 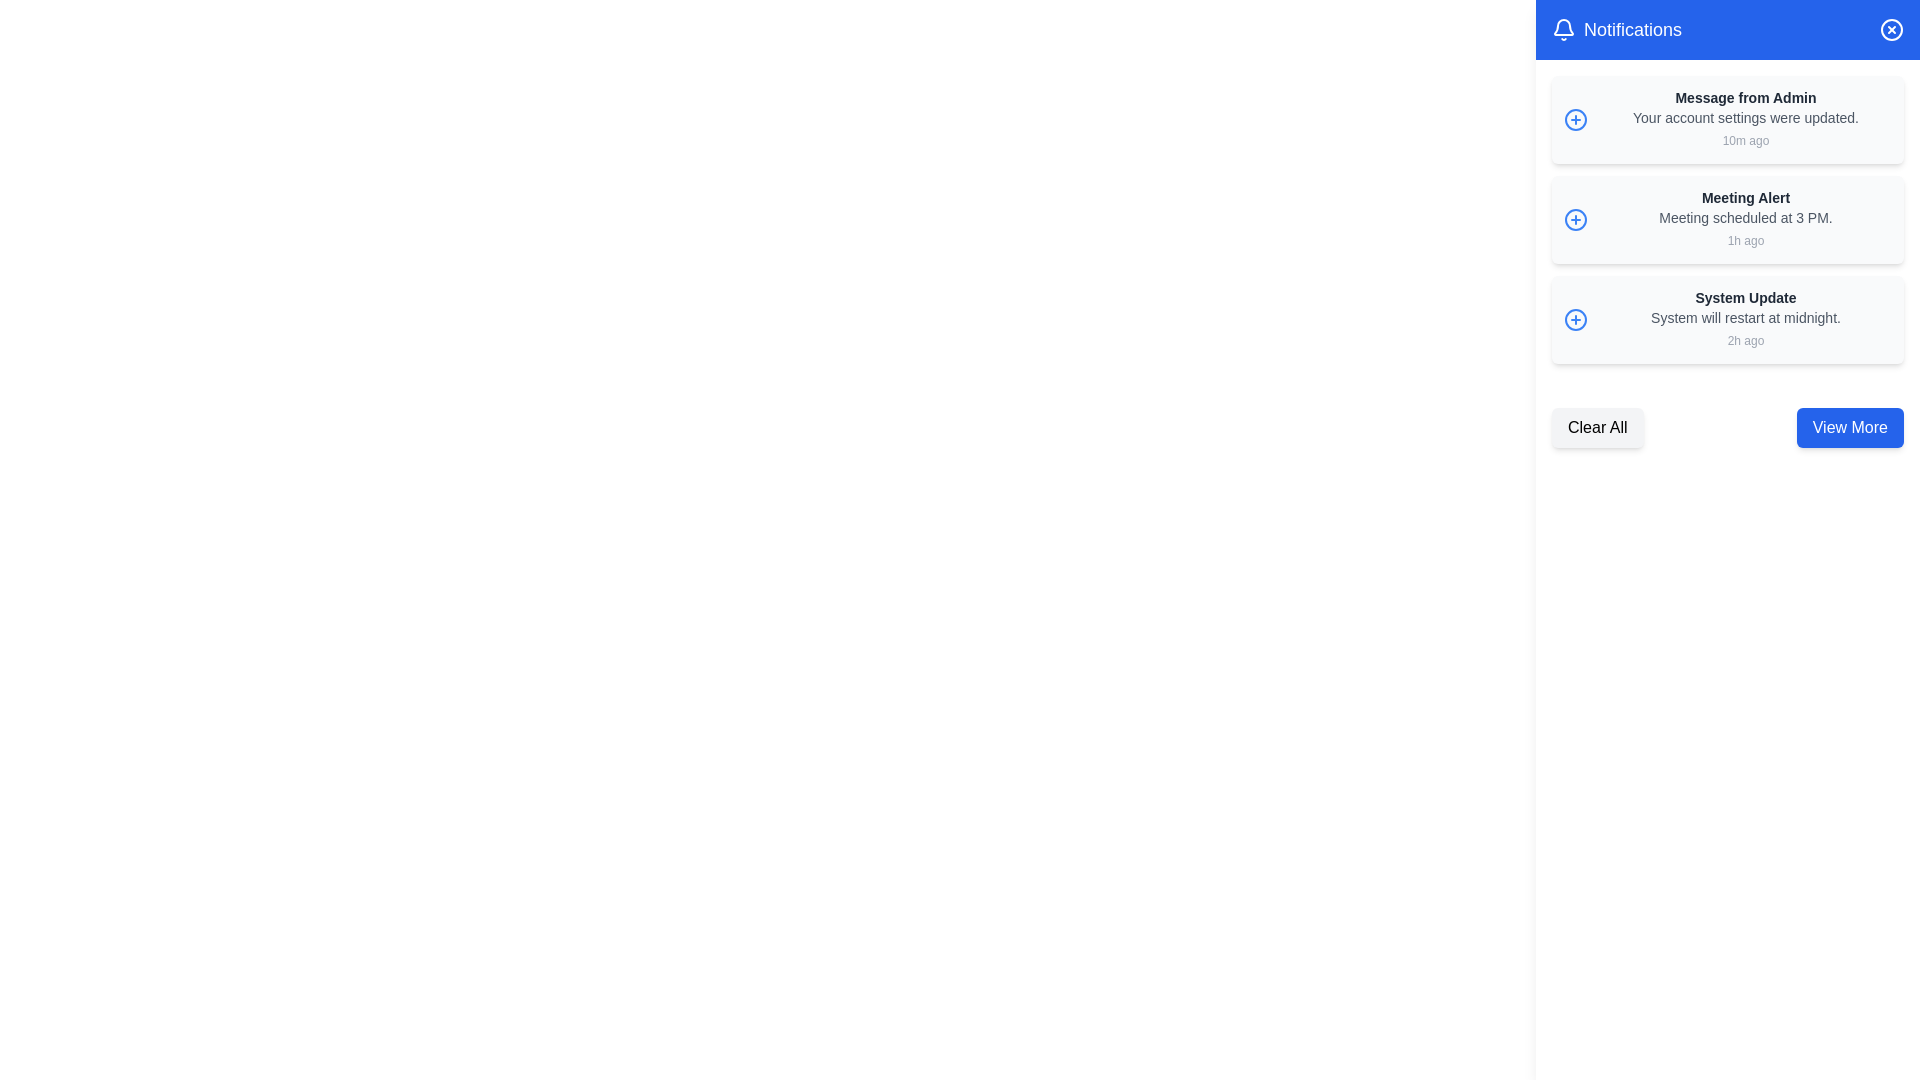 I want to click on the static text element displaying 'Meeting scheduled at 3 PM.' which is located in the notification box, positioned below 'Meeting Alert' and above '1h ago', so click(x=1745, y=218).